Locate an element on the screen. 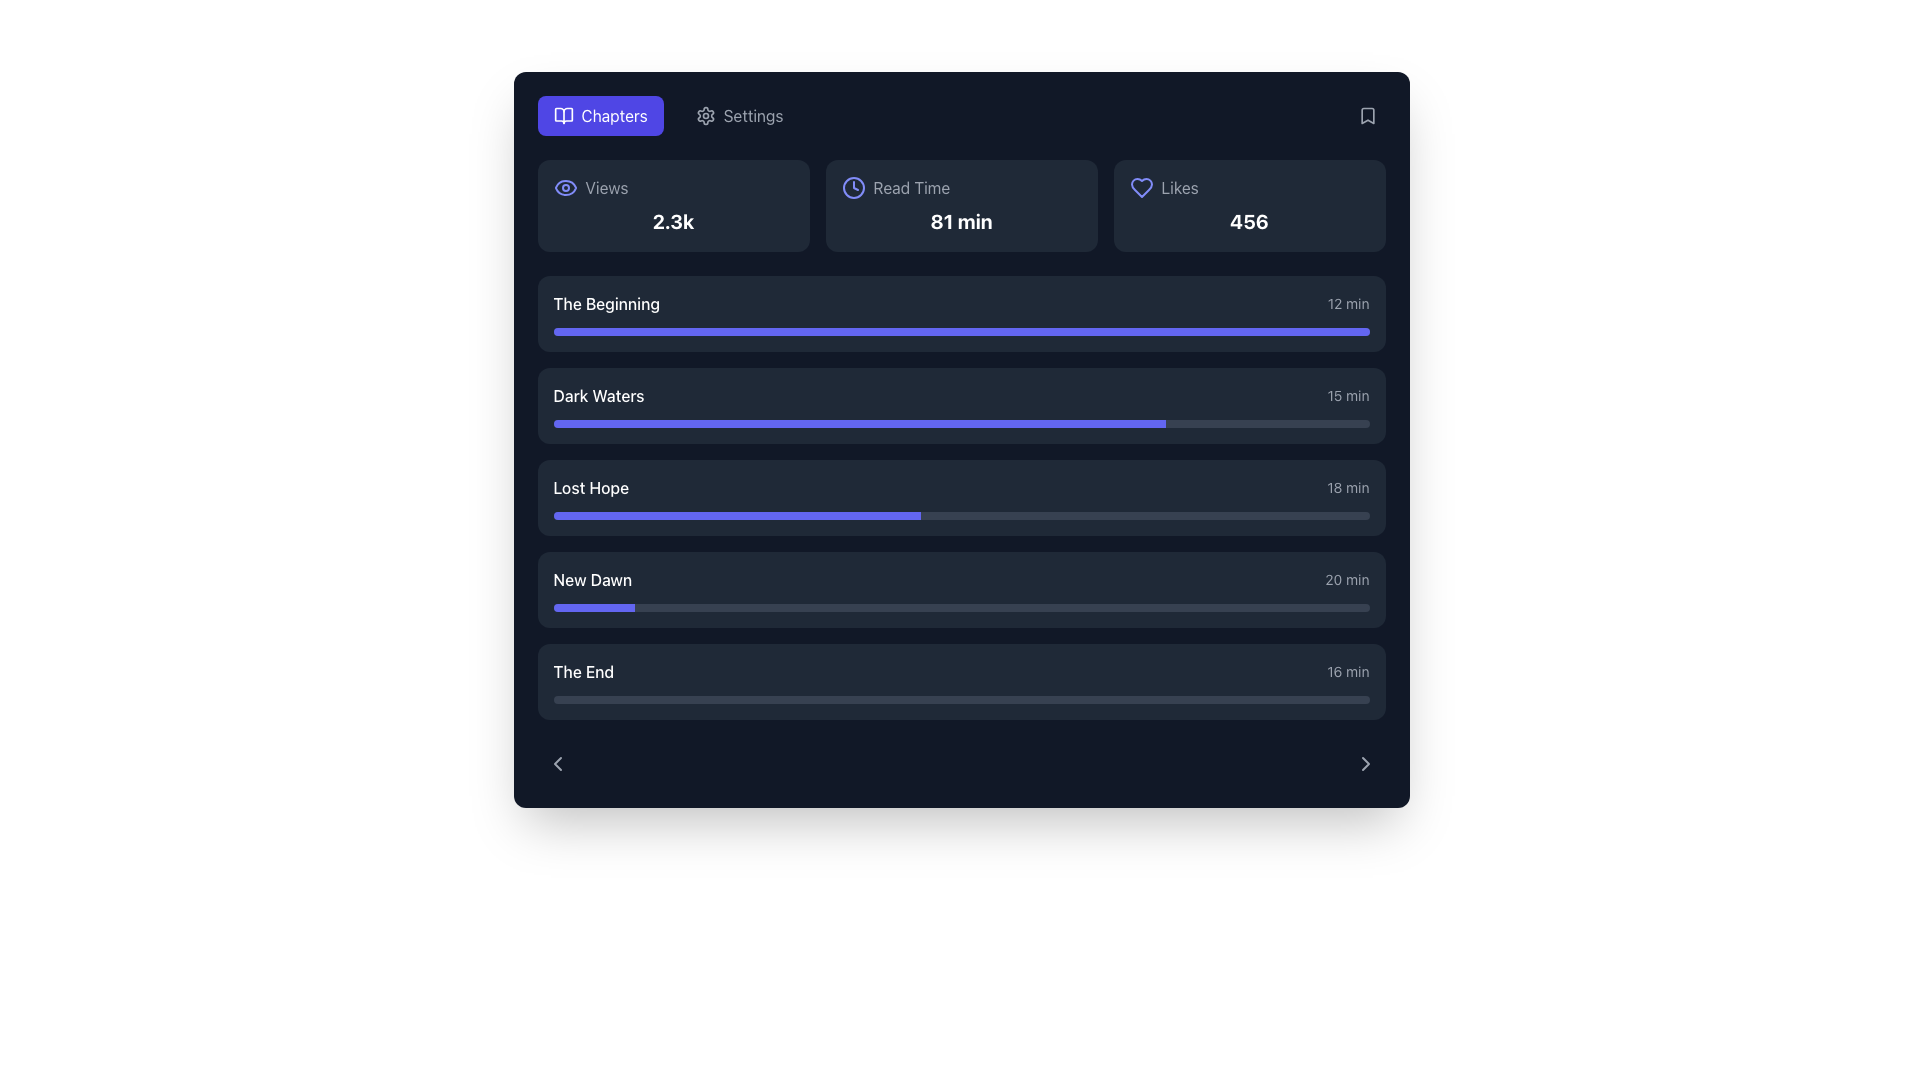 The height and width of the screenshot is (1080, 1920). the Progress bar located beneath the 'New Dawn 20 min' text in the vertical list of items is located at coordinates (961, 607).